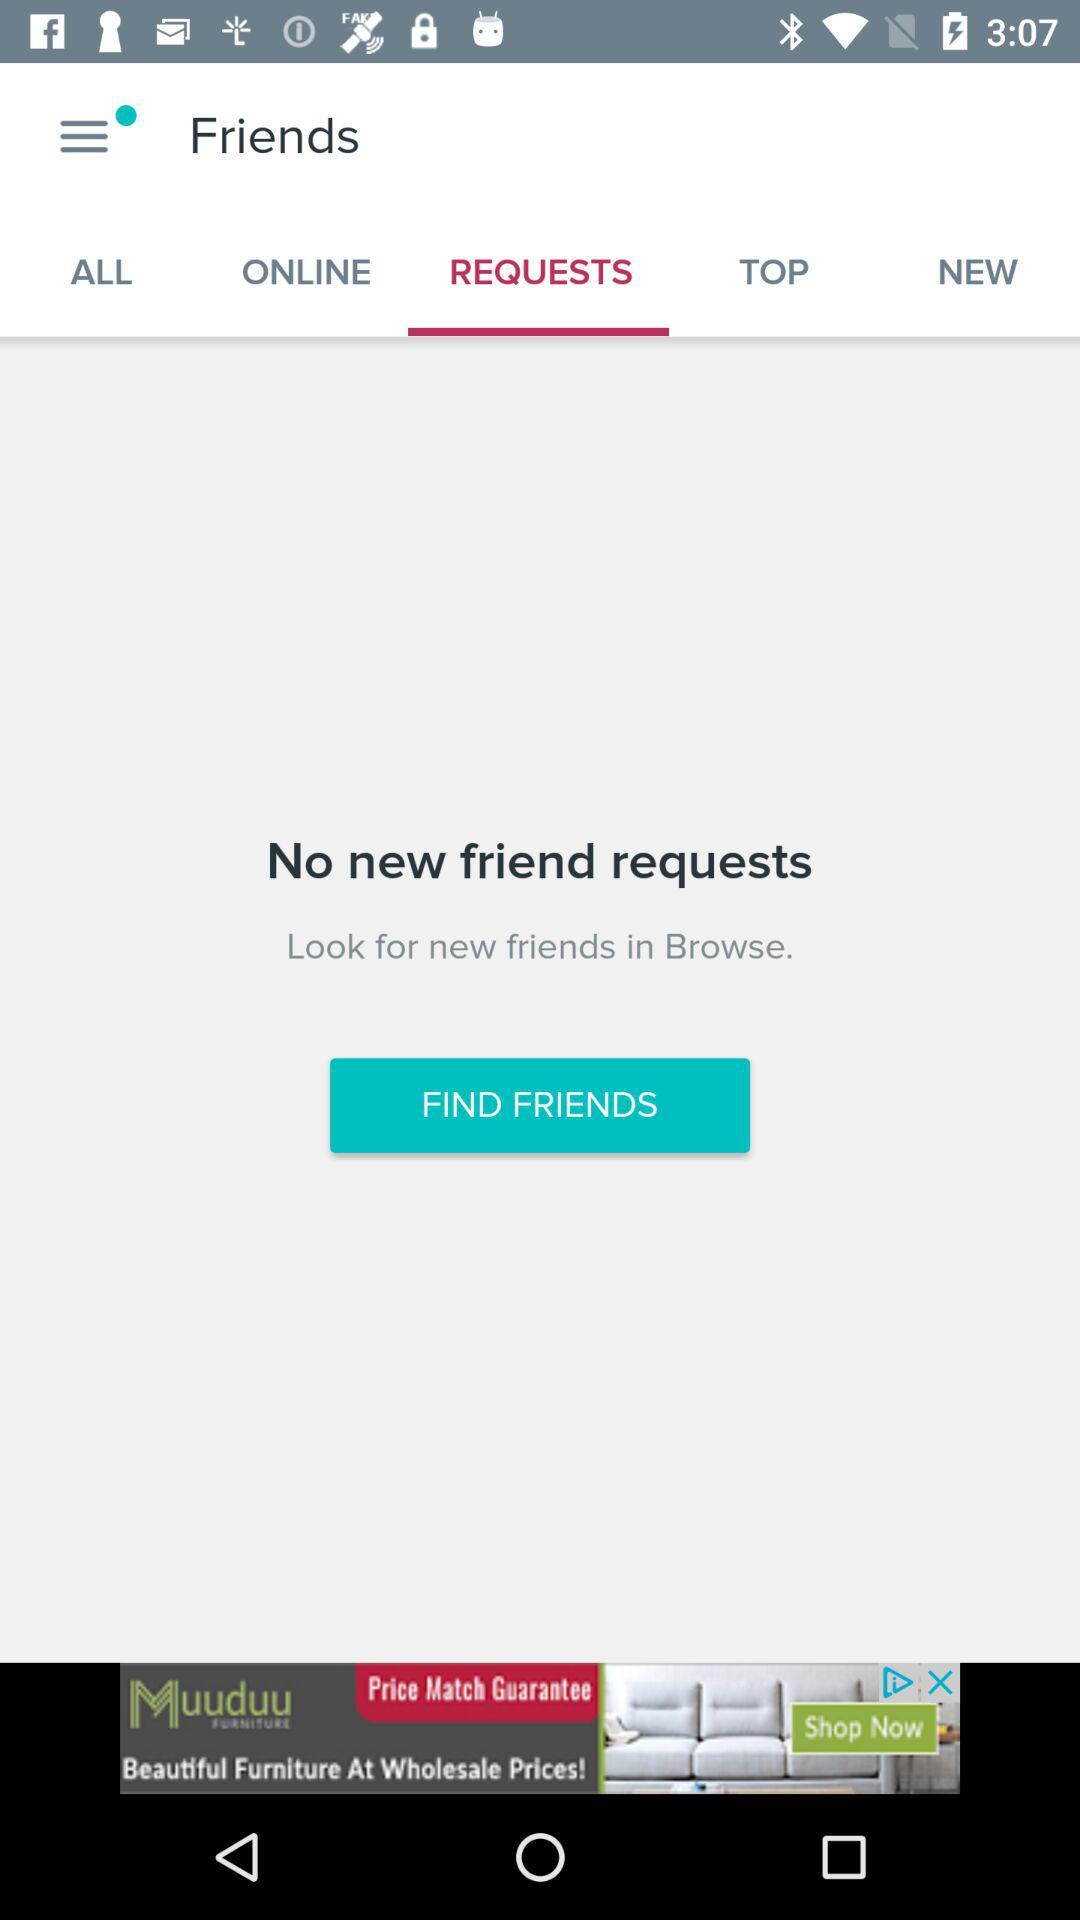 The image size is (1080, 1920). I want to click on advertisement space, so click(540, 1727).